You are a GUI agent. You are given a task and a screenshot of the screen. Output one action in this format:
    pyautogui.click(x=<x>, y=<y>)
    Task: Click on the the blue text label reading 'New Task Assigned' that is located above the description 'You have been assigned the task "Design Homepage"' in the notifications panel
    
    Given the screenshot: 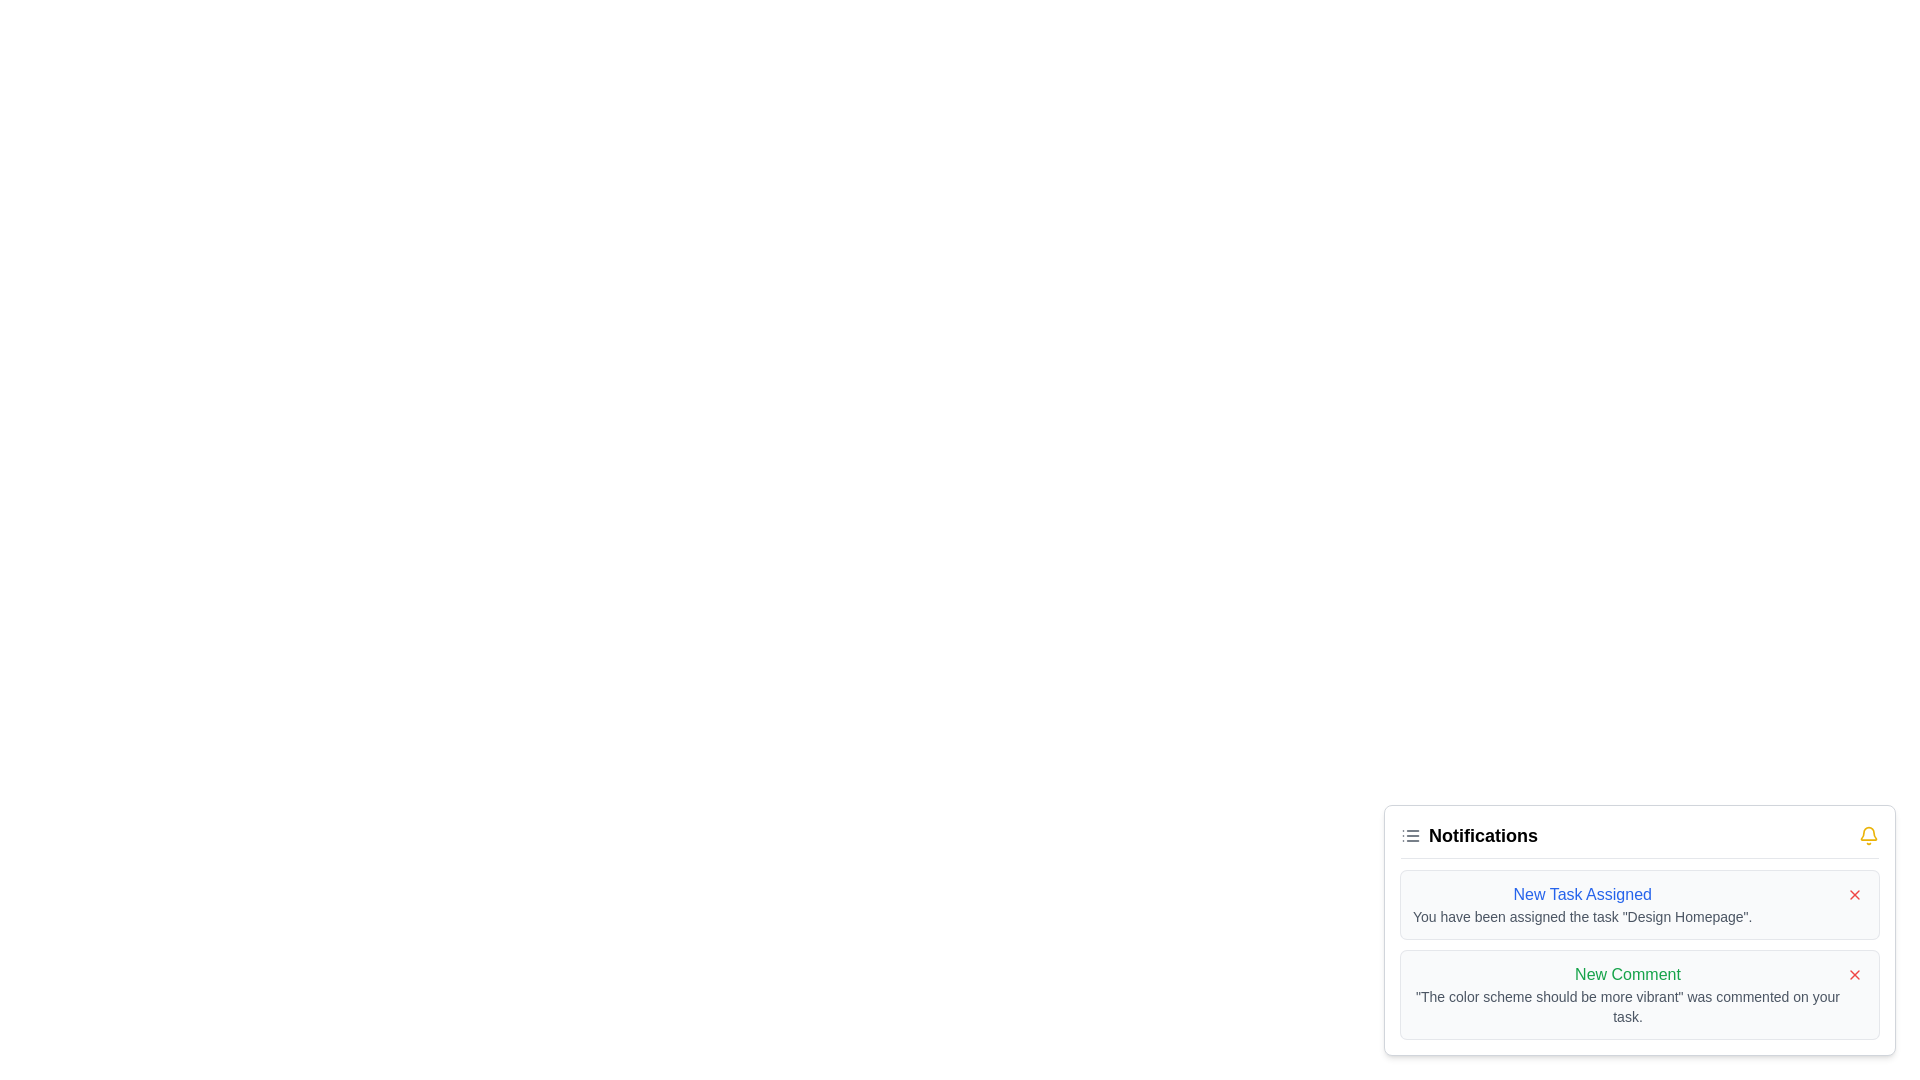 What is the action you would take?
    pyautogui.click(x=1581, y=893)
    